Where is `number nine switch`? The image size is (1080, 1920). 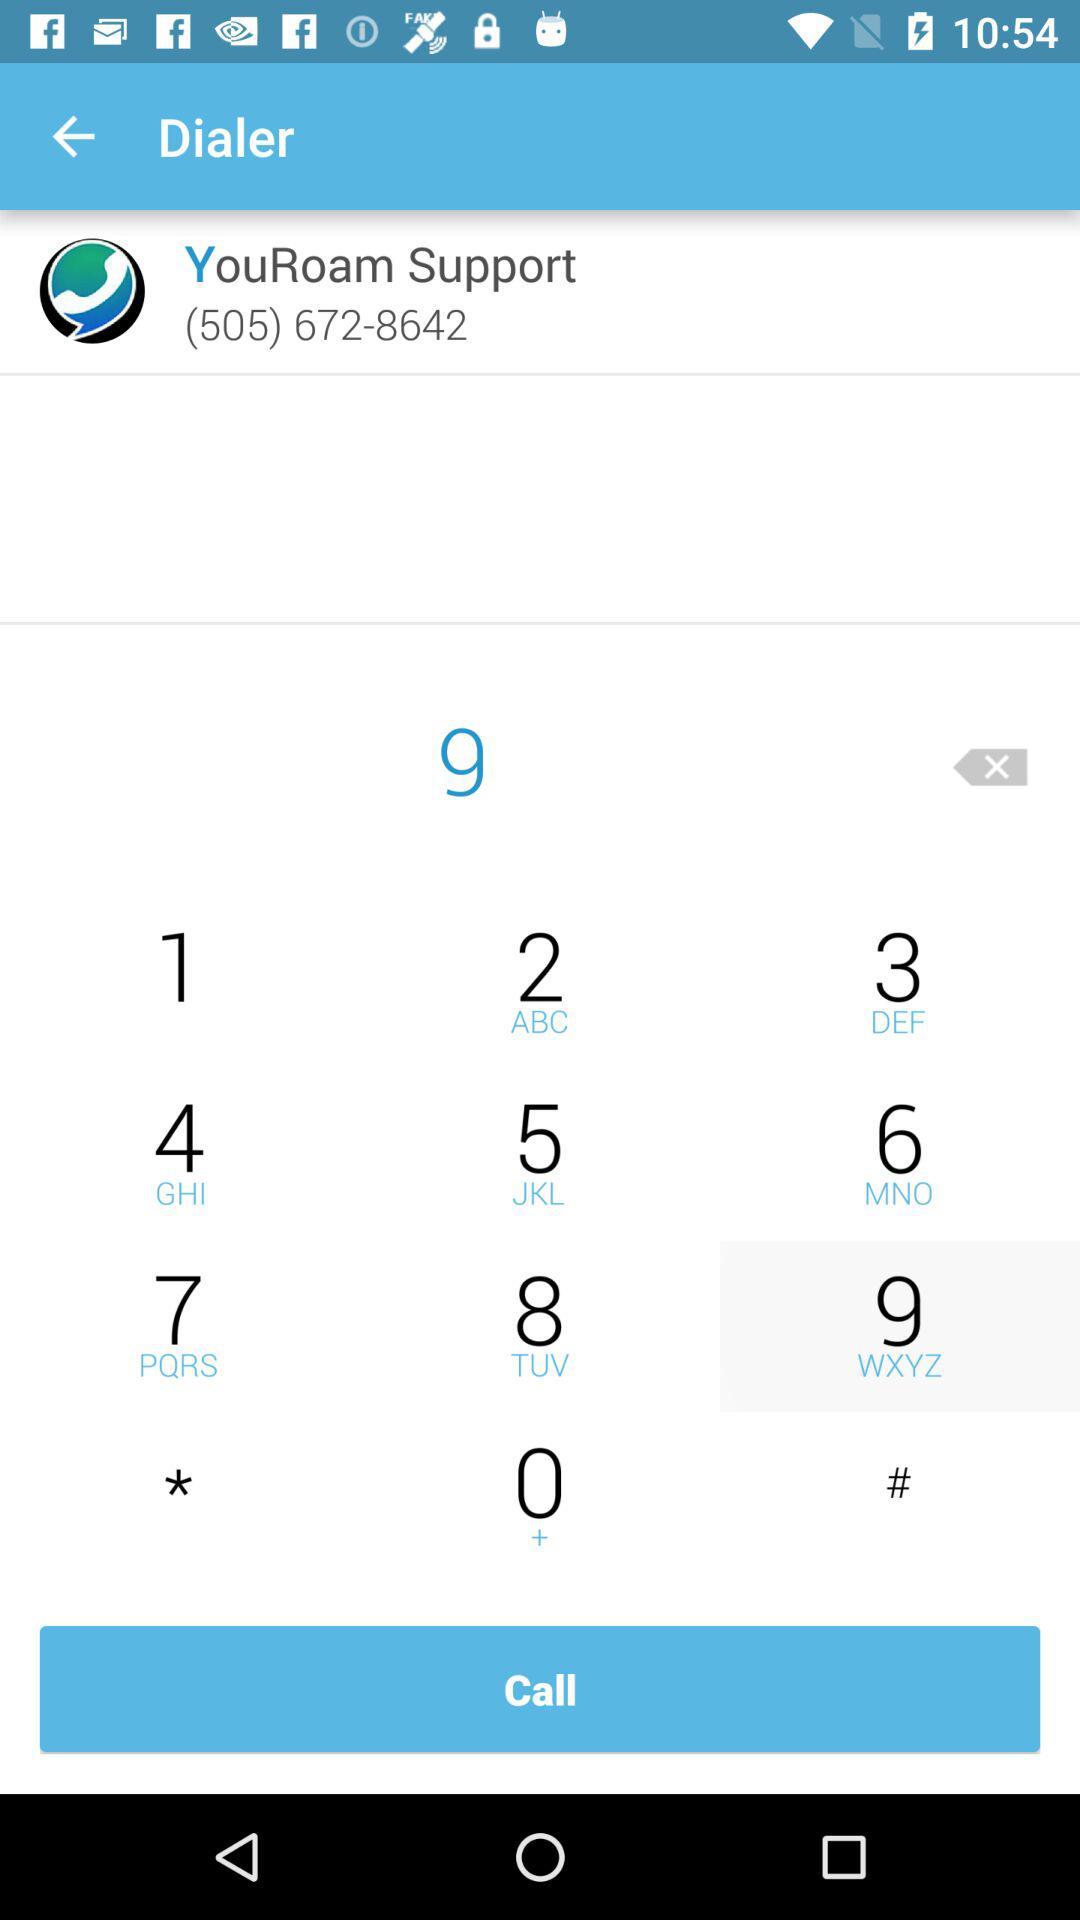
number nine switch is located at coordinates (898, 1326).